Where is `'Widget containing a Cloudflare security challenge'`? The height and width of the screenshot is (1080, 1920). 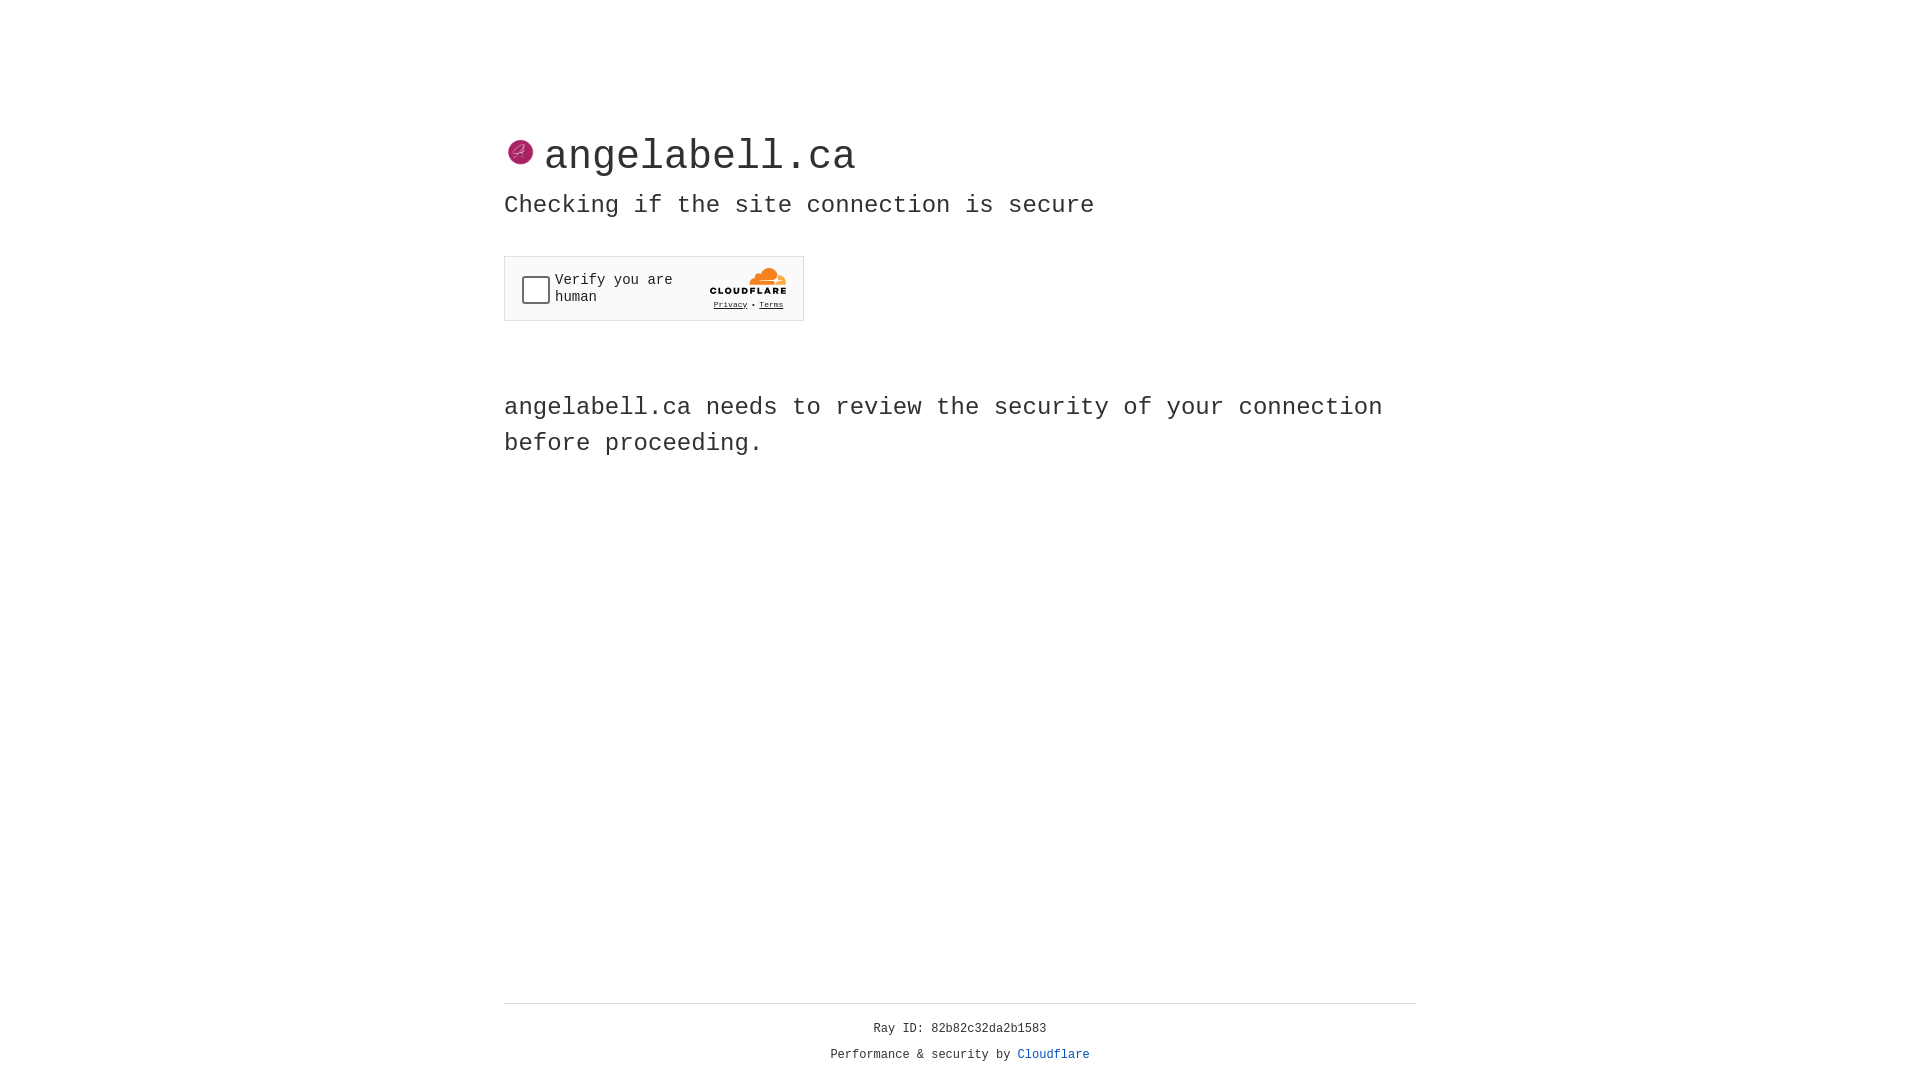 'Widget containing a Cloudflare security challenge' is located at coordinates (653, 288).